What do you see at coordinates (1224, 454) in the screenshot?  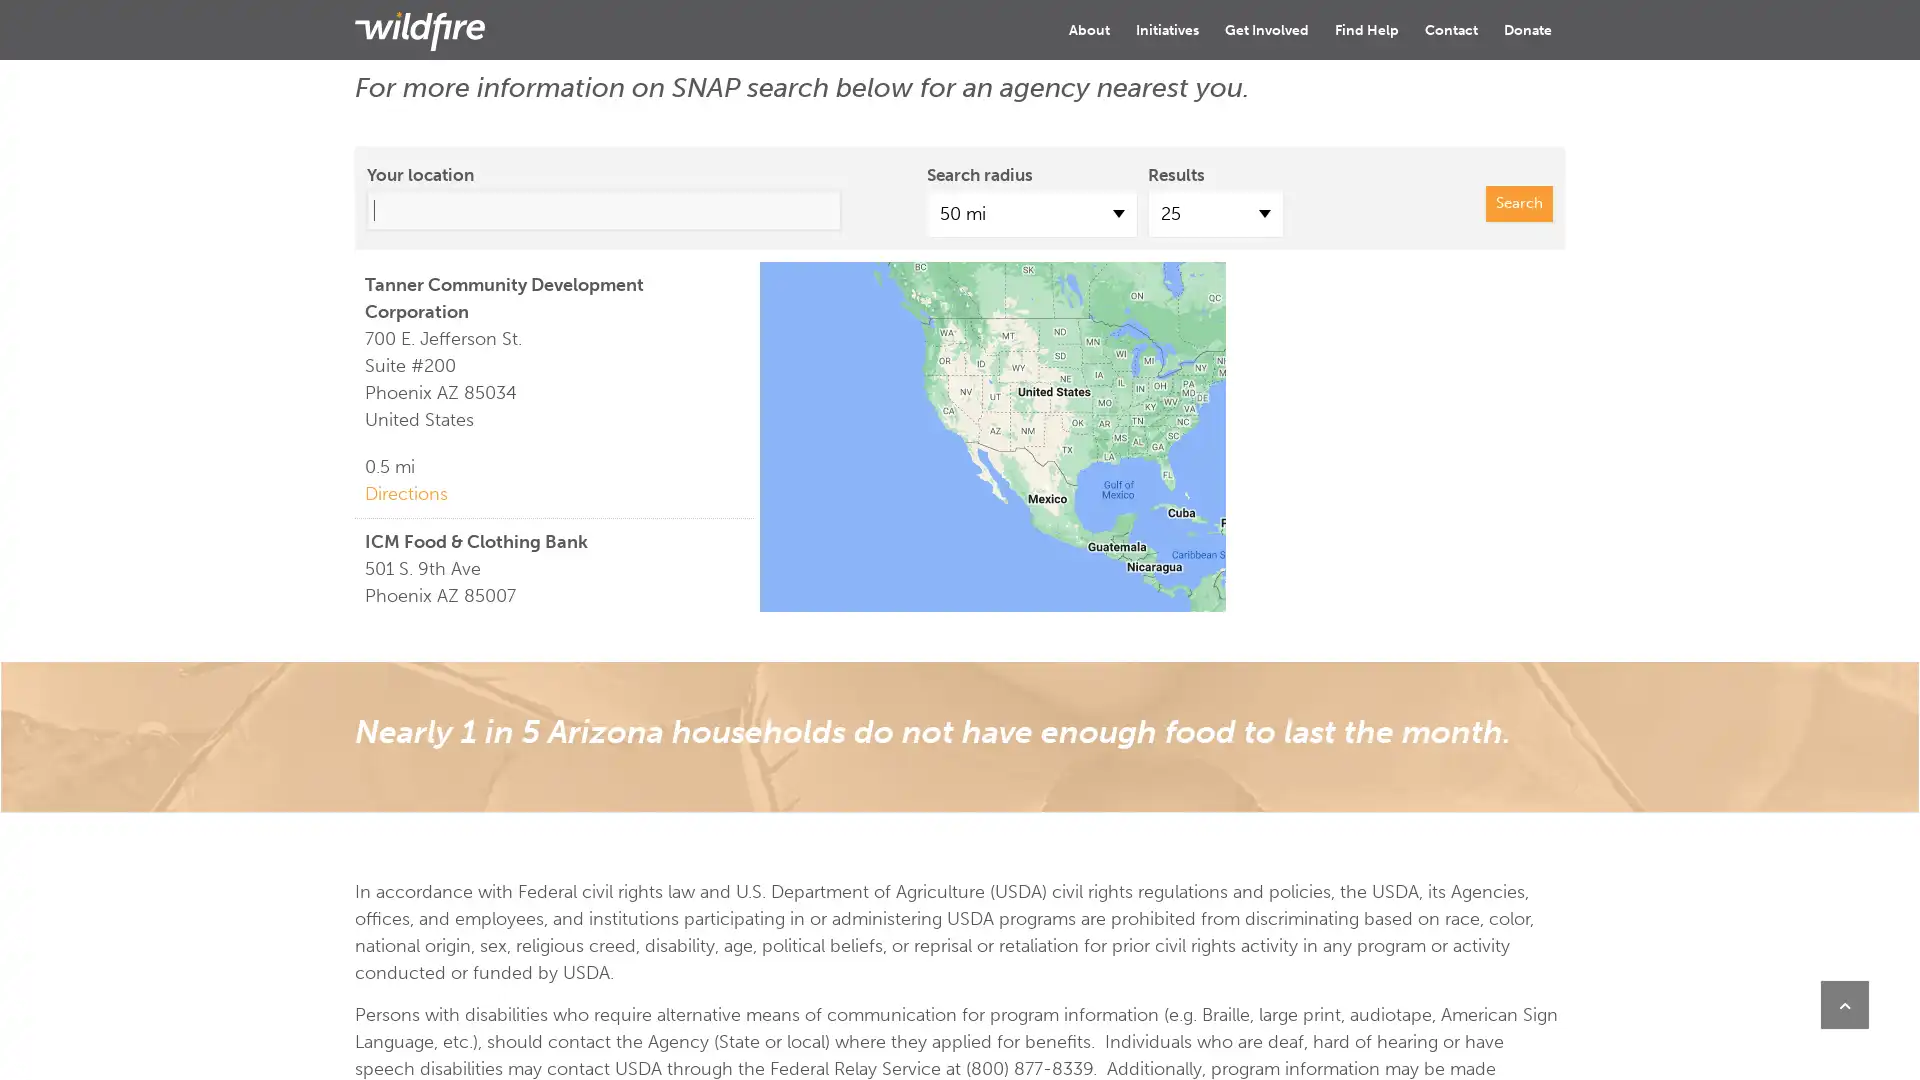 I see `Maricopa Community Colleges: Rio Salado` at bounding box center [1224, 454].